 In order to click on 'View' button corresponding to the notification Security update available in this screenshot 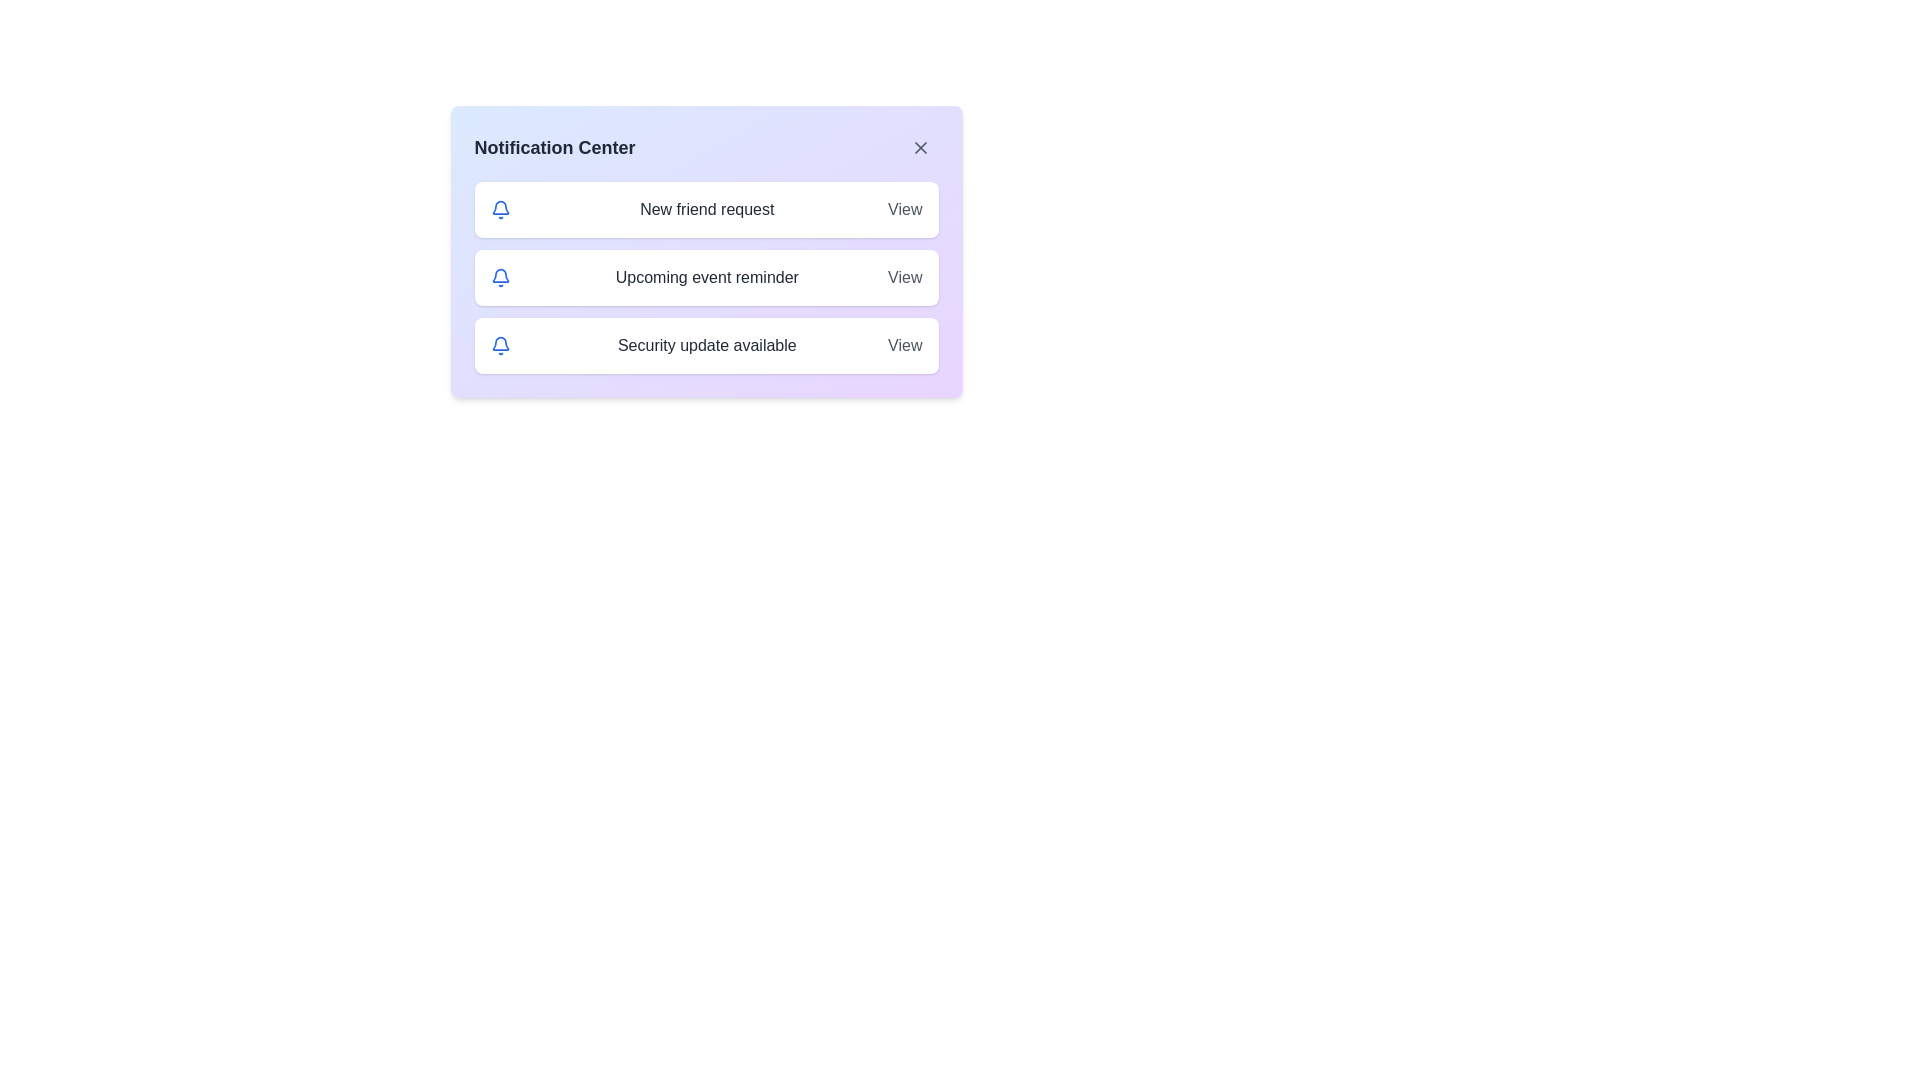, I will do `click(904, 345)`.